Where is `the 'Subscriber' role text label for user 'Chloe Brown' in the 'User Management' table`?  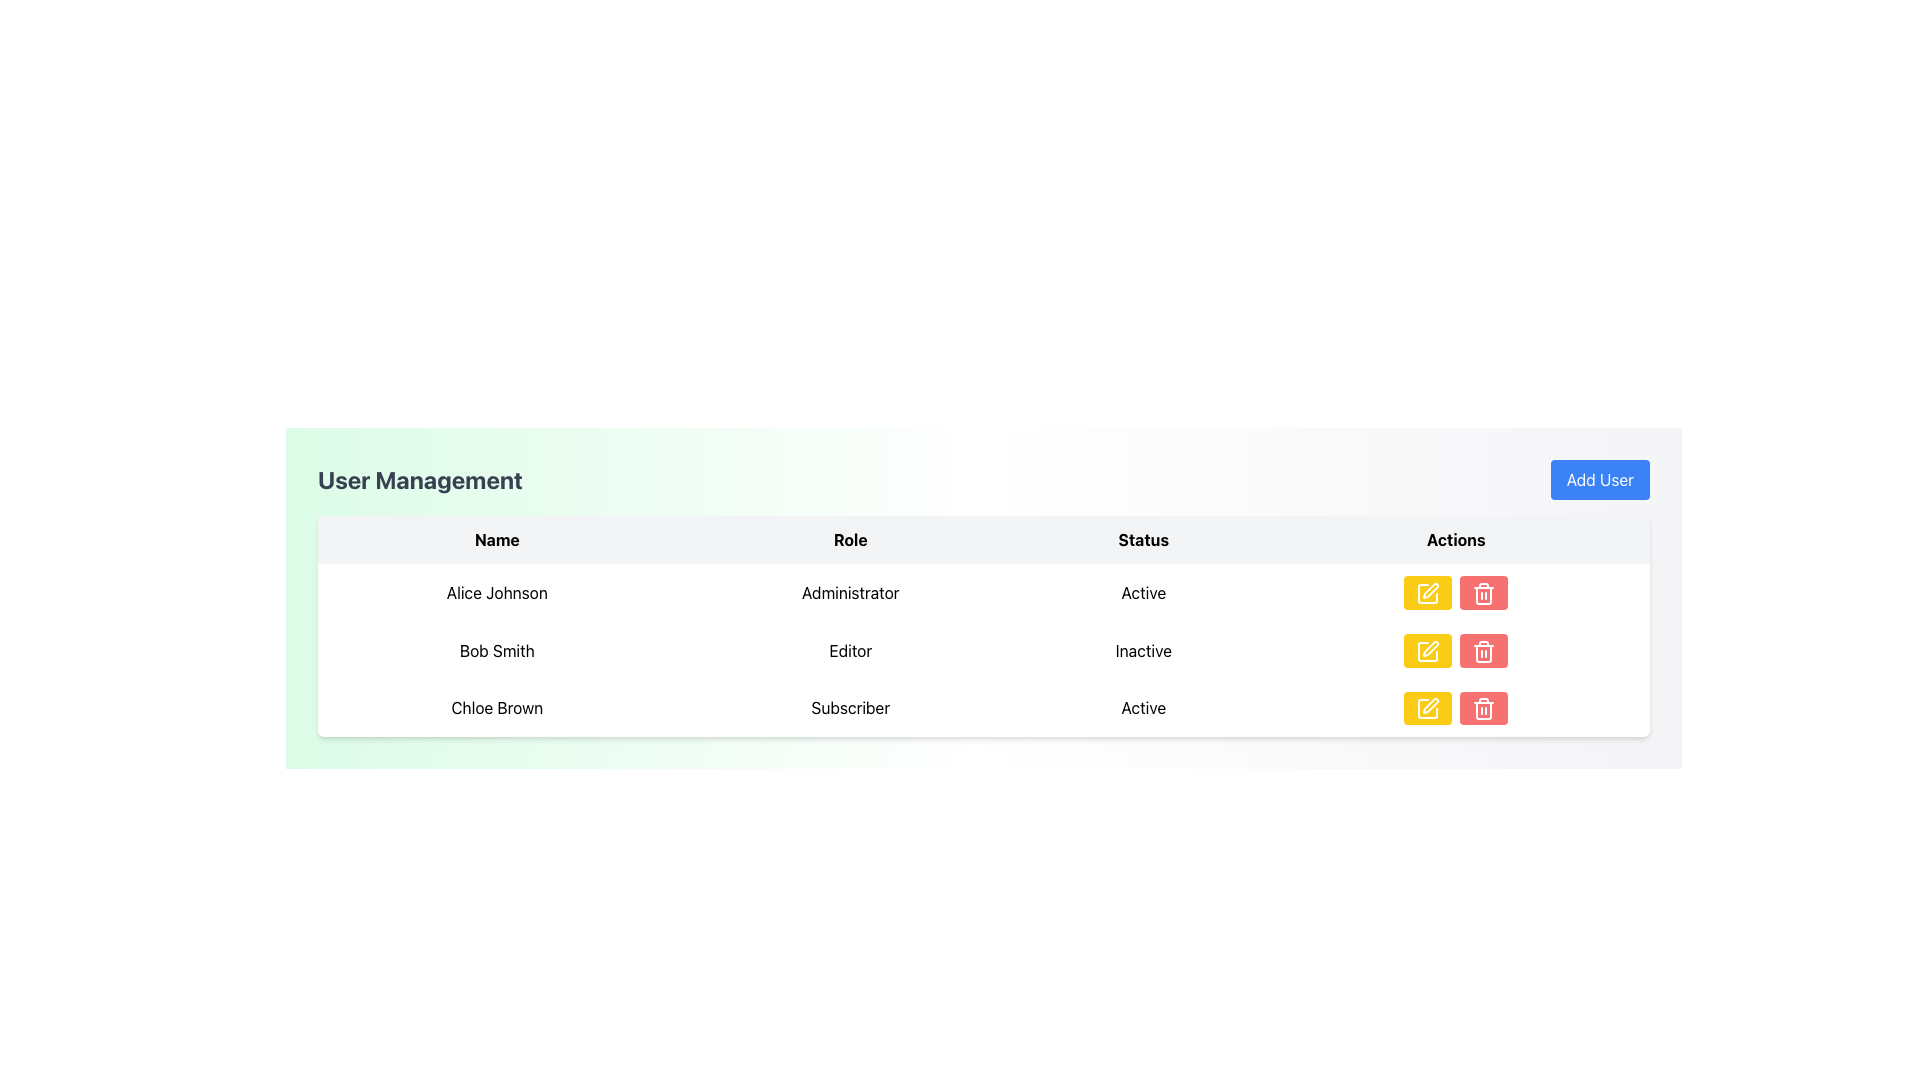
the 'Subscriber' role text label for user 'Chloe Brown' in the 'User Management' table is located at coordinates (850, 707).